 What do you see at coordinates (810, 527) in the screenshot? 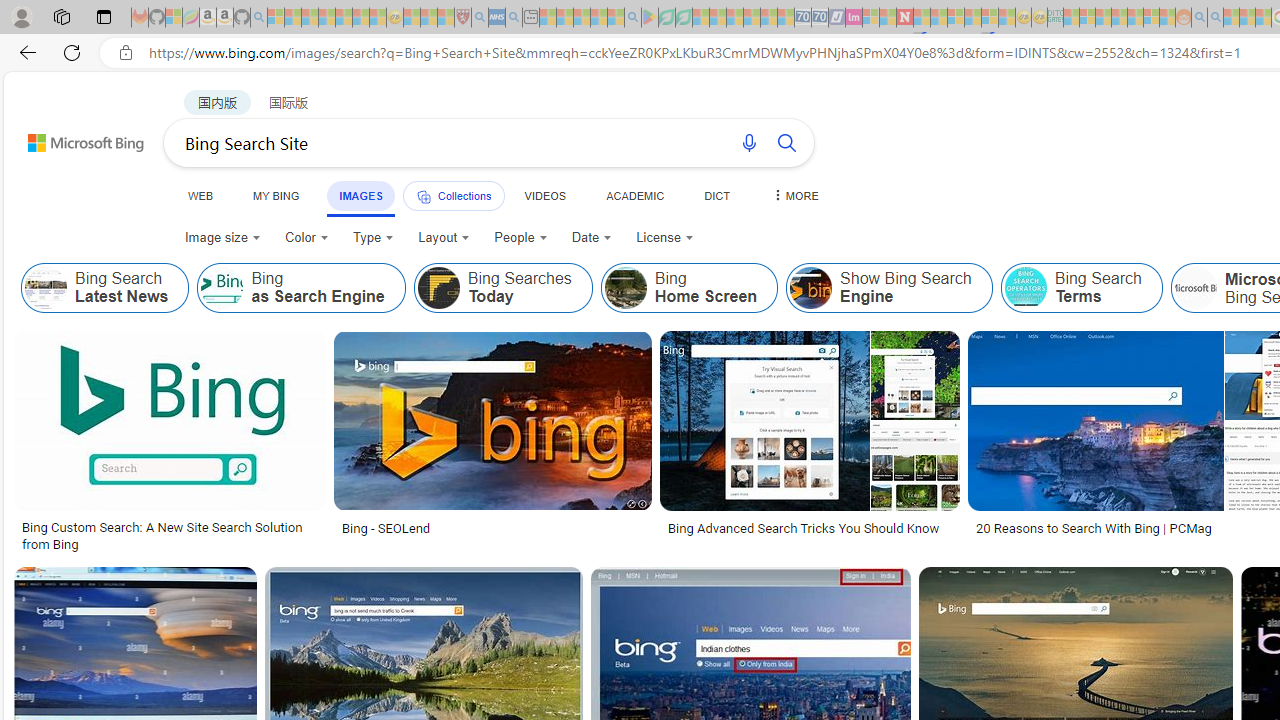
I see `'Bing Advanced Search Tricks You Should Know'` at bounding box center [810, 527].